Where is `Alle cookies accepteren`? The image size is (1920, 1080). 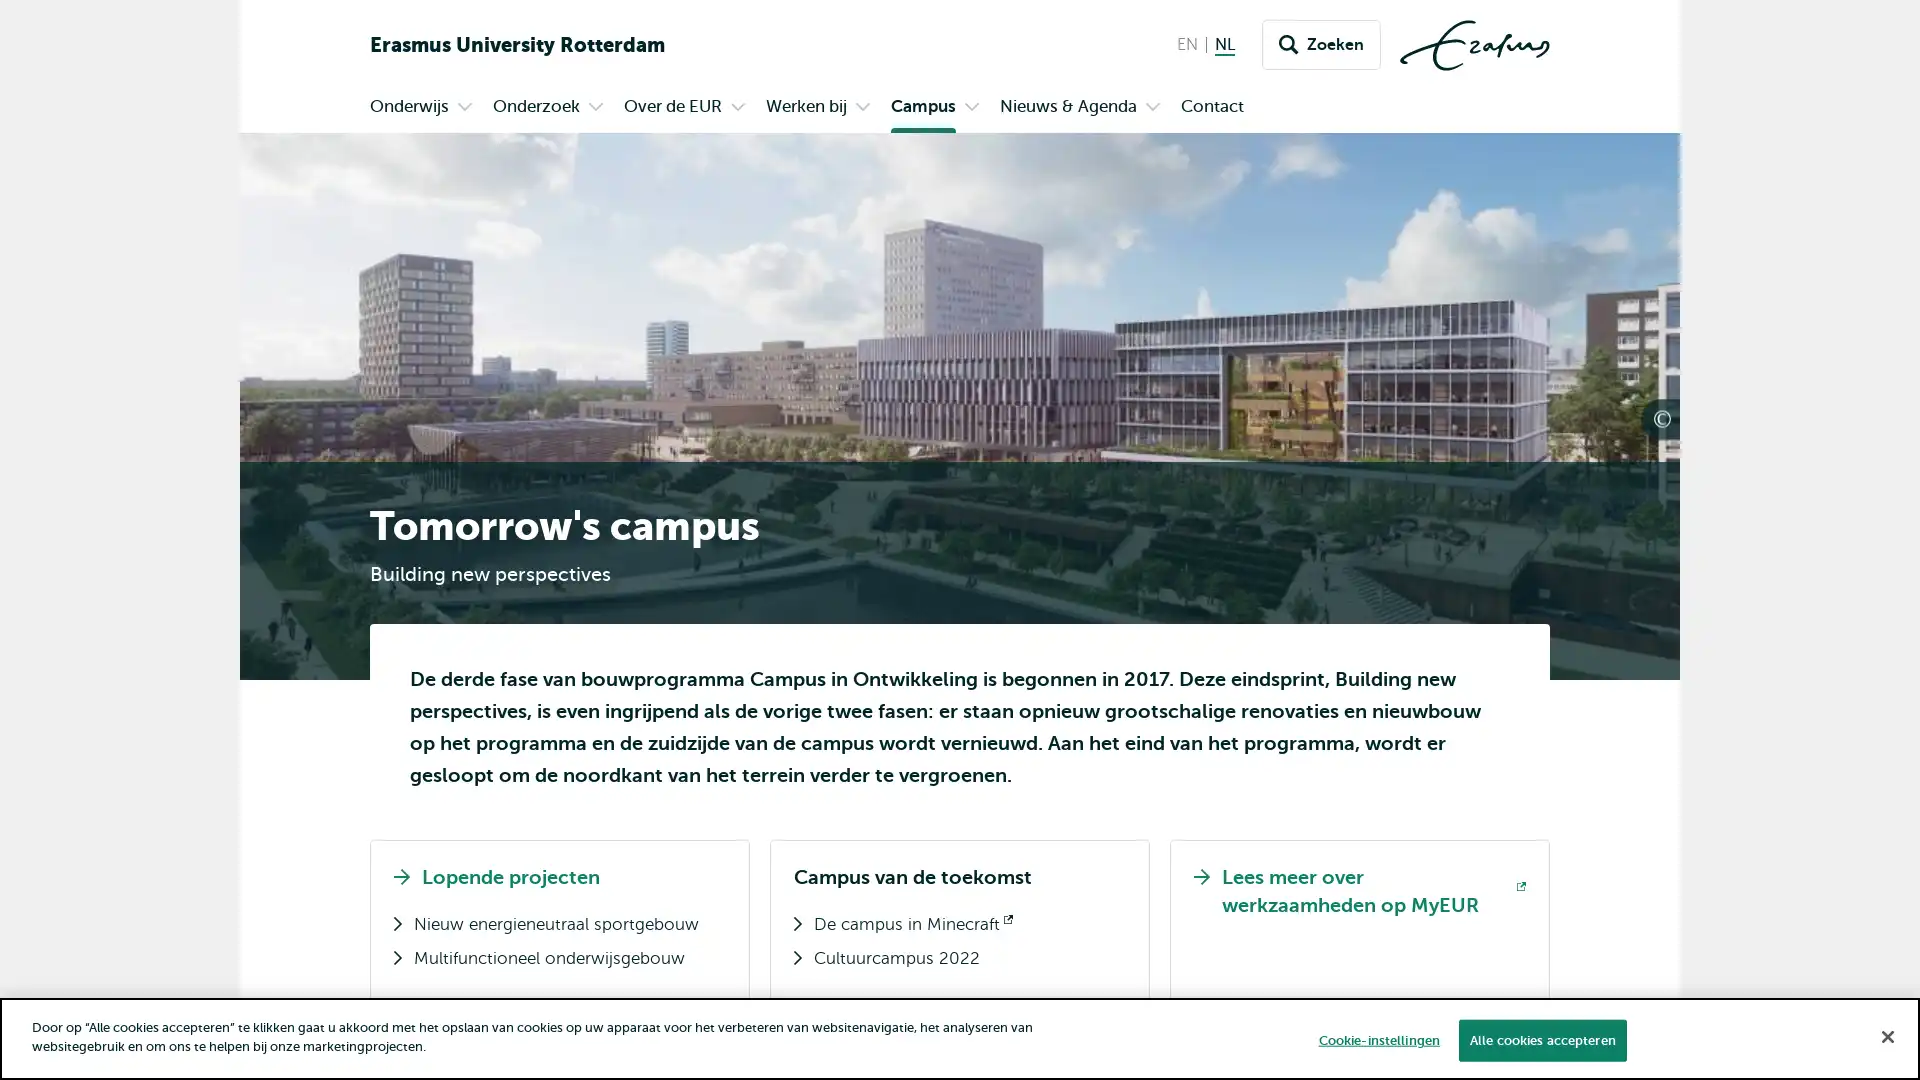 Alle cookies accepteren is located at coordinates (1540, 1039).